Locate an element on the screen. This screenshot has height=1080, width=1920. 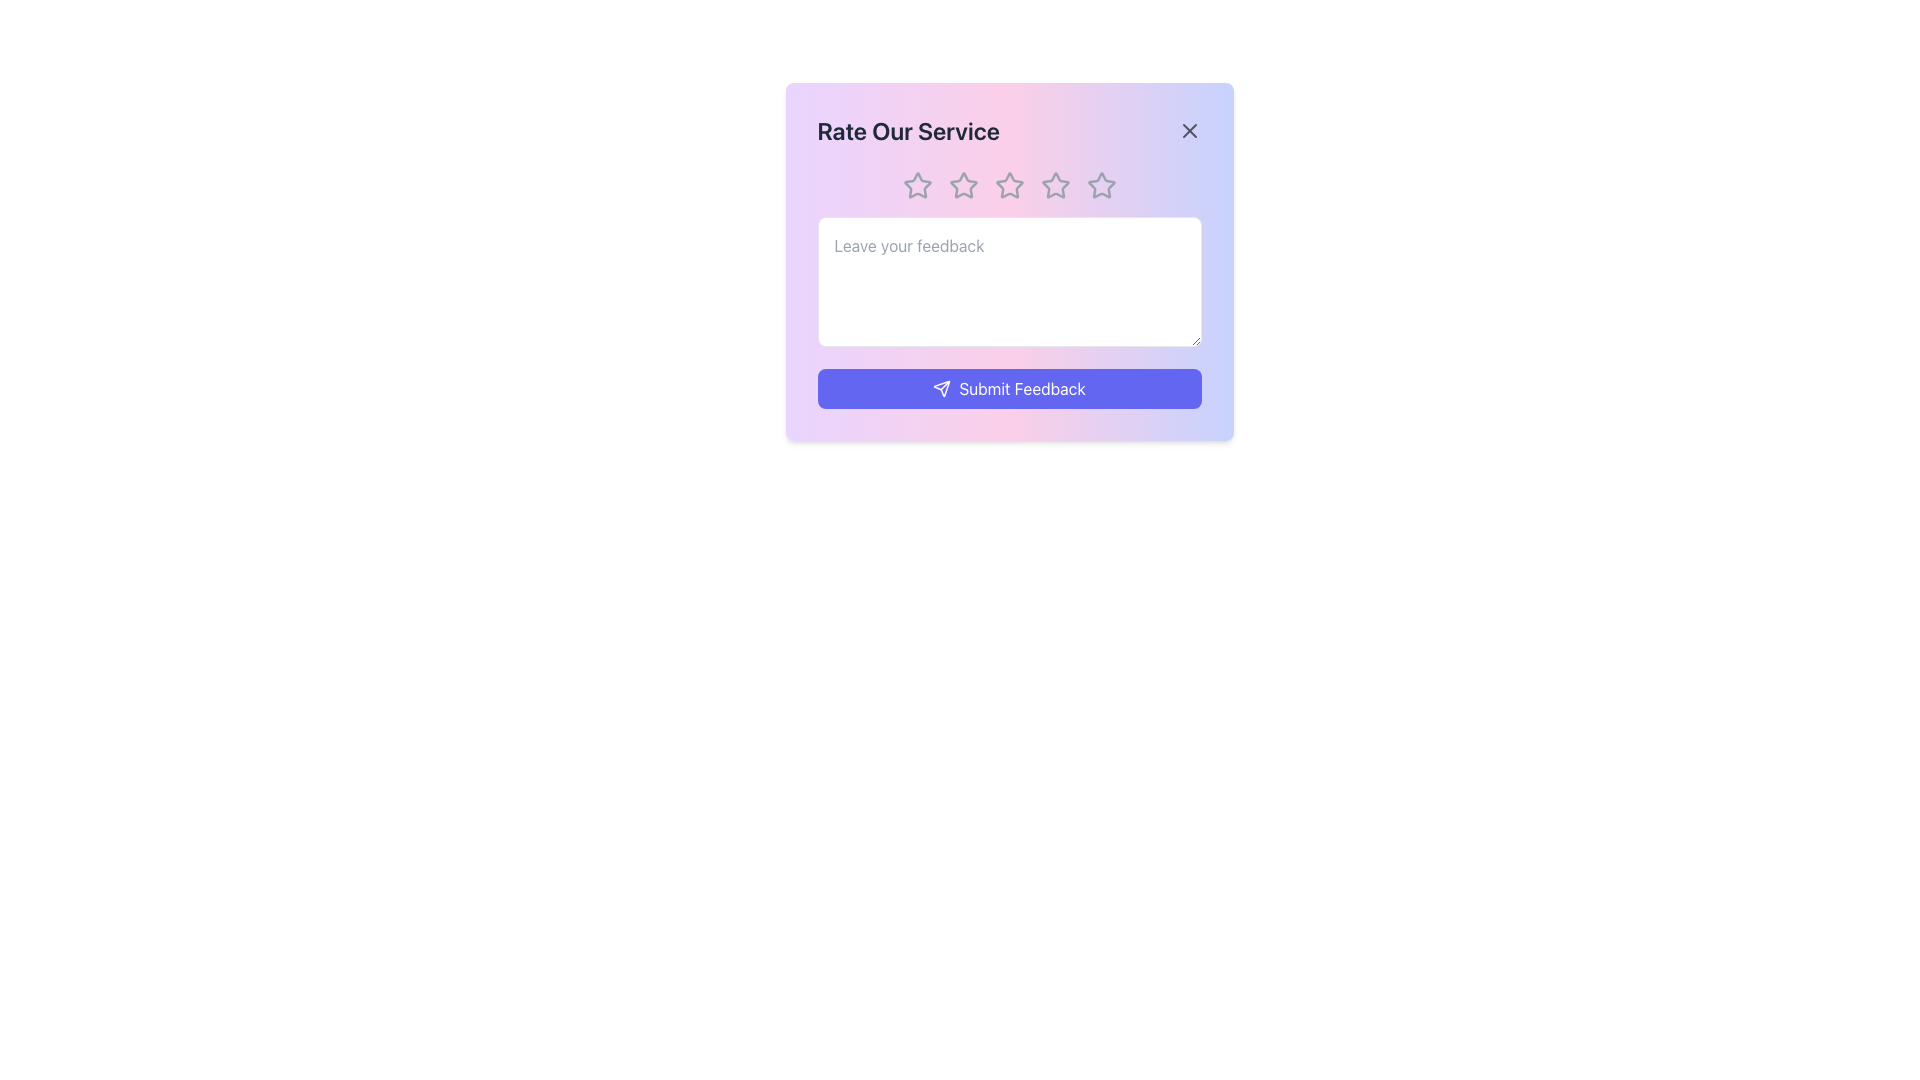
the small square button with an 'X' icon located at the top-right corner of the 'Rate Our Service' feedback form is located at coordinates (1189, 131).